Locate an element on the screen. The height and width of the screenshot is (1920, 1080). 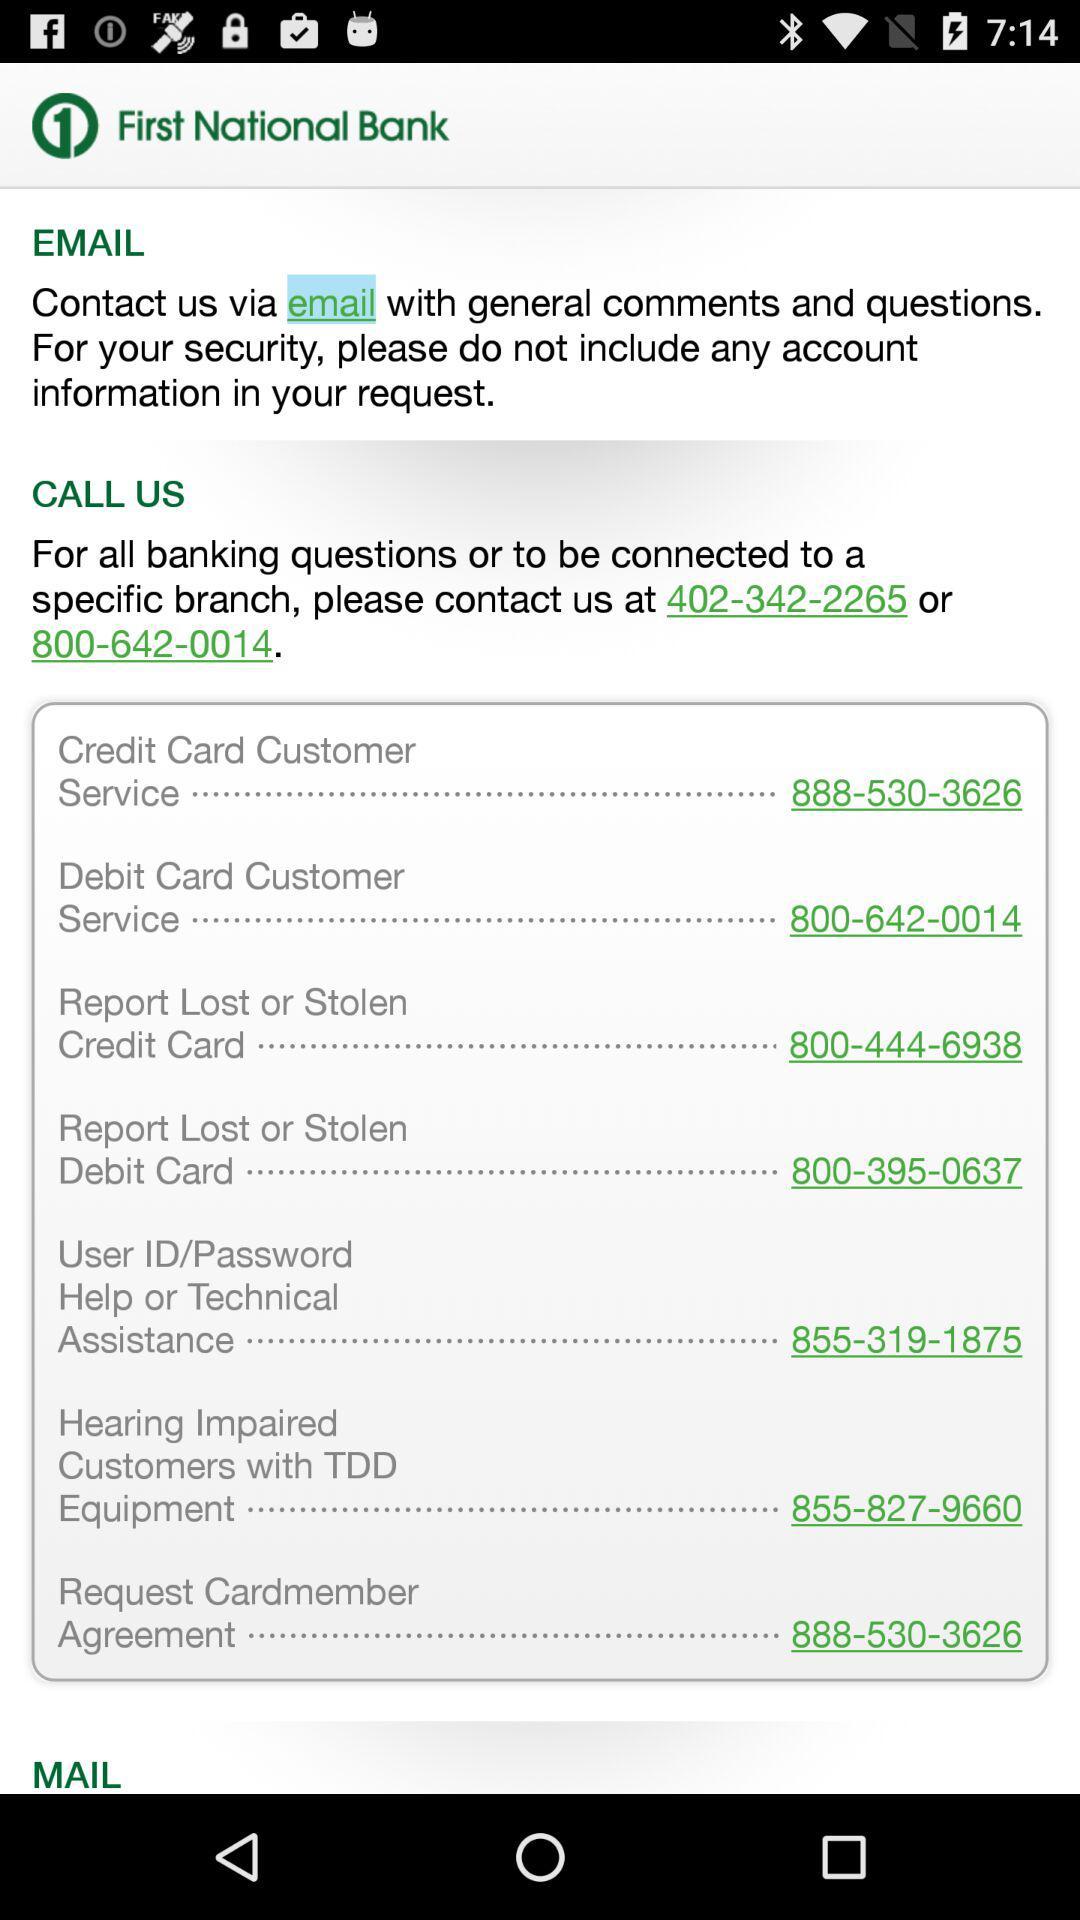
the item below user id password item is located at coordinates (900, 1467).